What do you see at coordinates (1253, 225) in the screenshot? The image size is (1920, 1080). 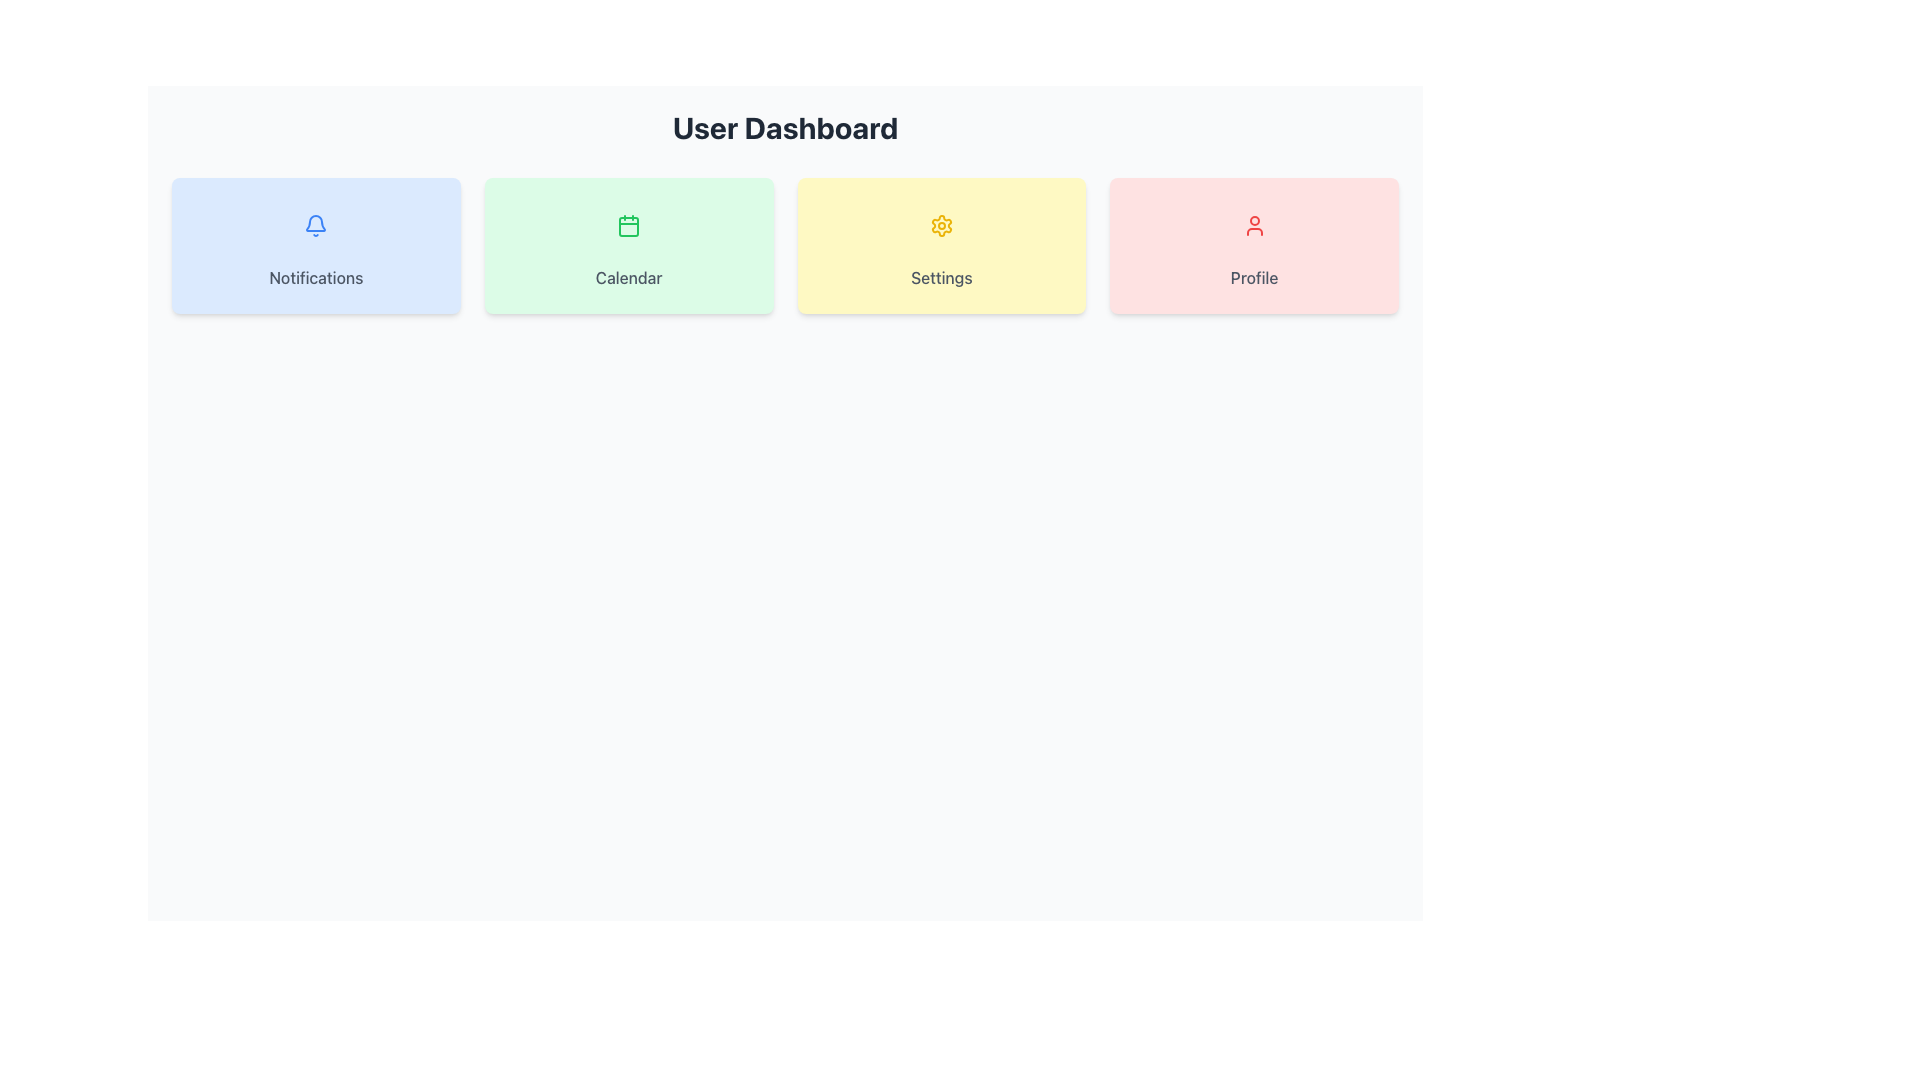 I see `the circular red user icon located in the pink 'Profile' card, which is positioned at the rightmost side of the grid of function cards` at bounding box center [1253, 225].